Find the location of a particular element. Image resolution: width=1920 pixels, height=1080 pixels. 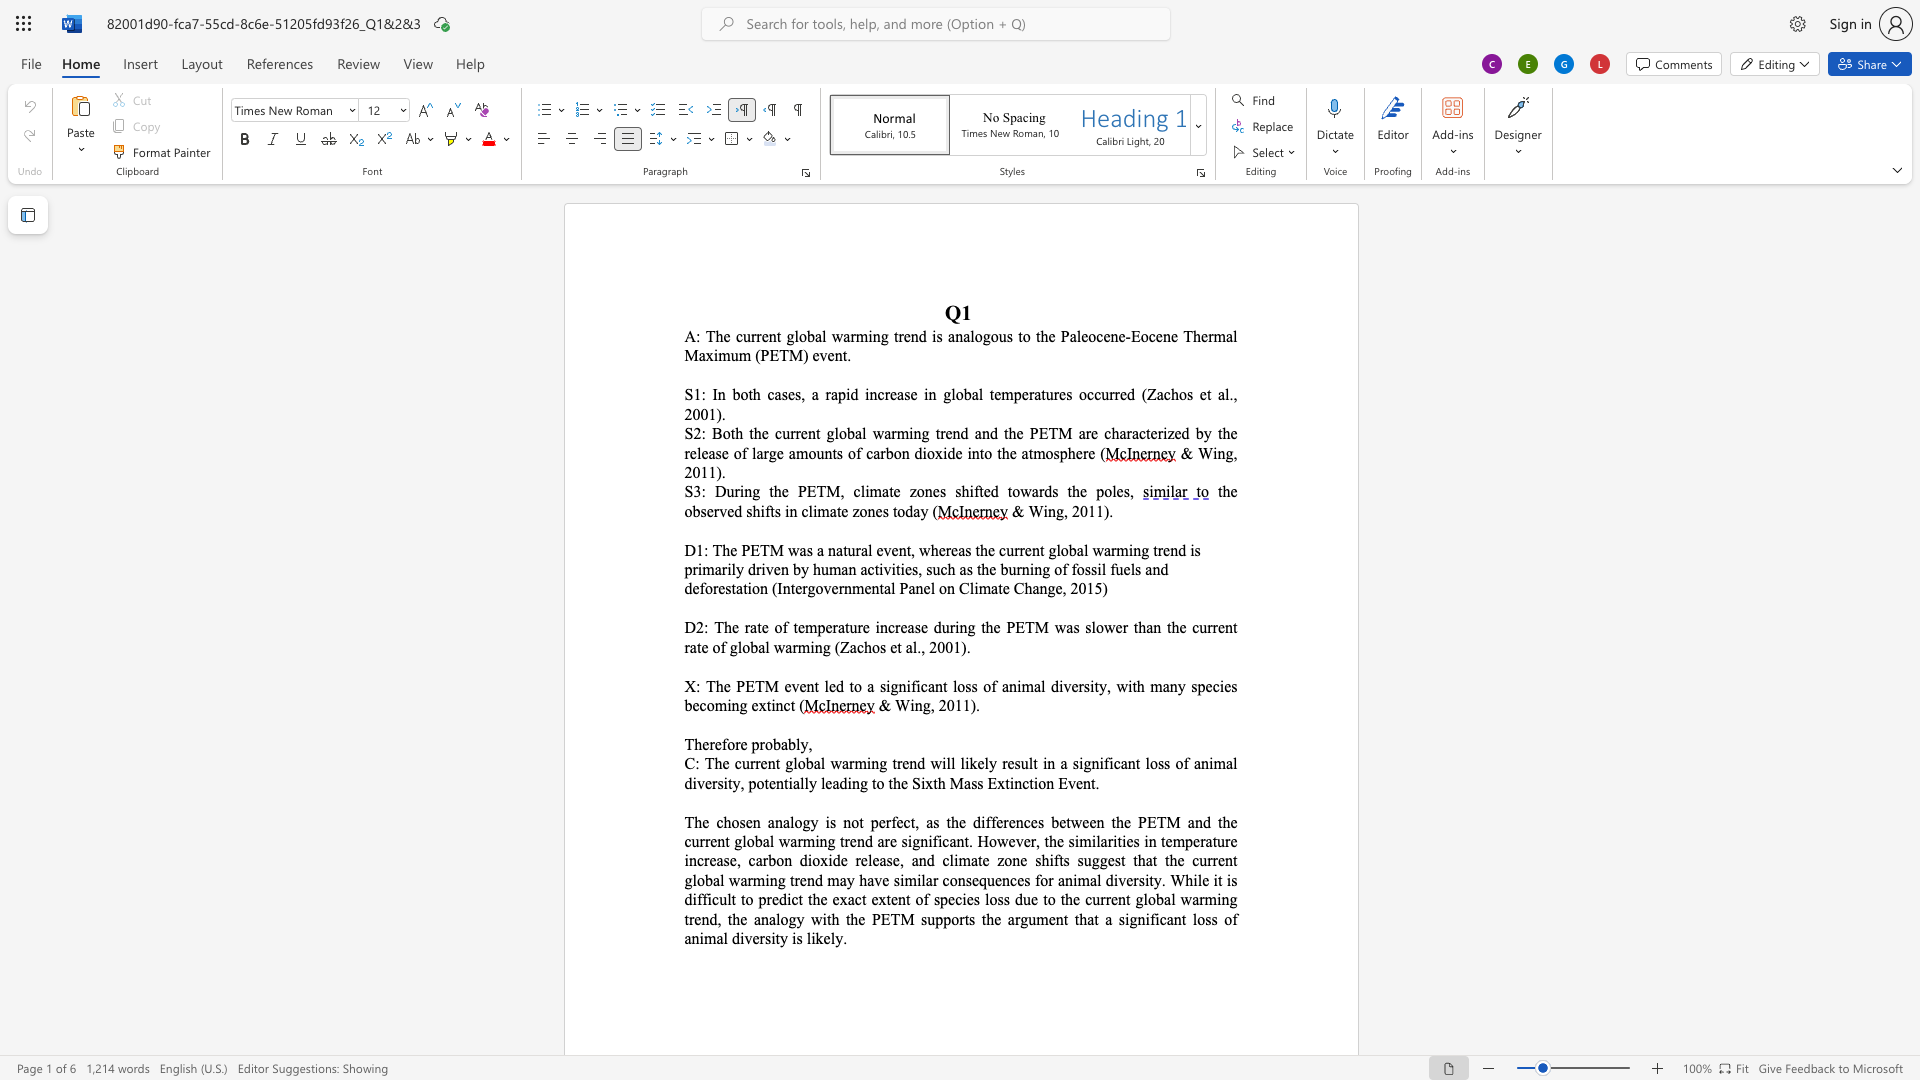

the 3th character "e" in the text is located at coordinates (948, 432).